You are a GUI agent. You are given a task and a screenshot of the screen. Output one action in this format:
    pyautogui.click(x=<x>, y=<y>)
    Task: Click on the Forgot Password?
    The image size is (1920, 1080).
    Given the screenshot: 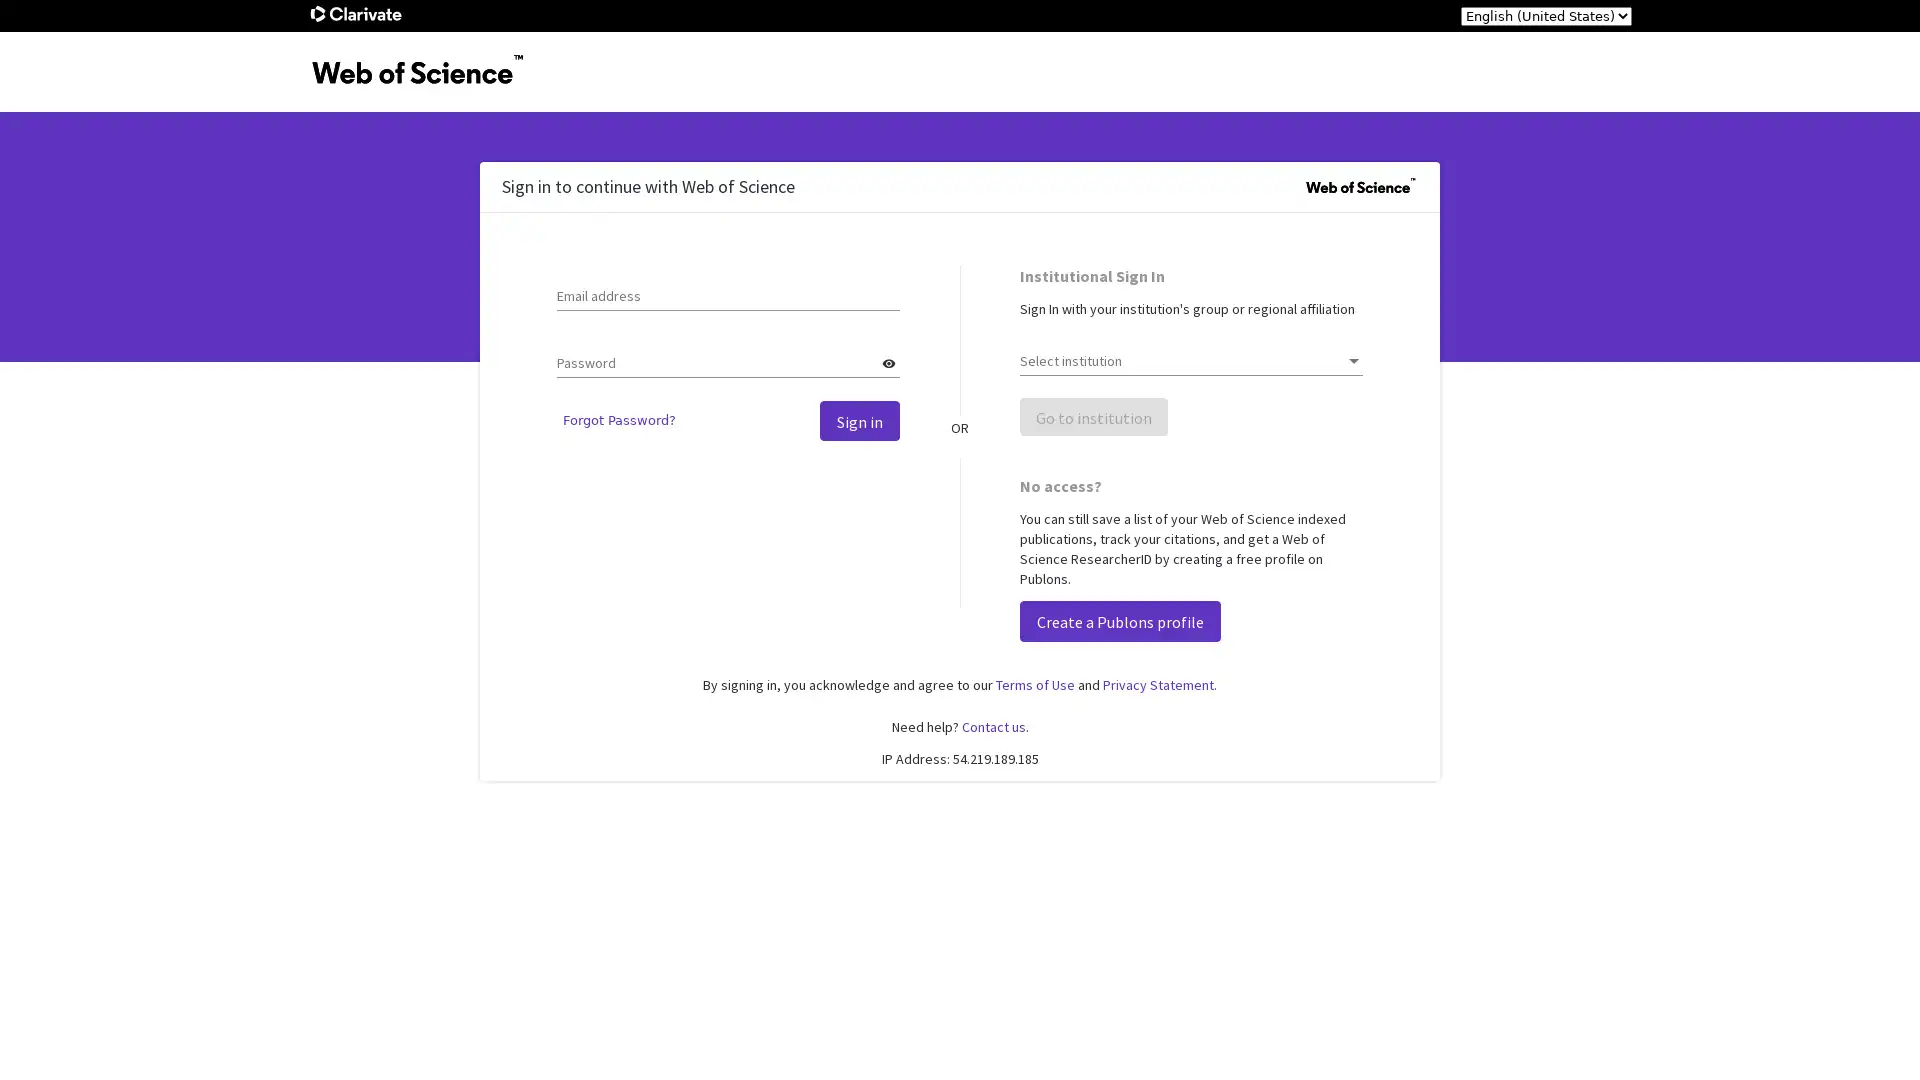 What is the action you would take?
    pyautogui.click(x=617, y=419)
    